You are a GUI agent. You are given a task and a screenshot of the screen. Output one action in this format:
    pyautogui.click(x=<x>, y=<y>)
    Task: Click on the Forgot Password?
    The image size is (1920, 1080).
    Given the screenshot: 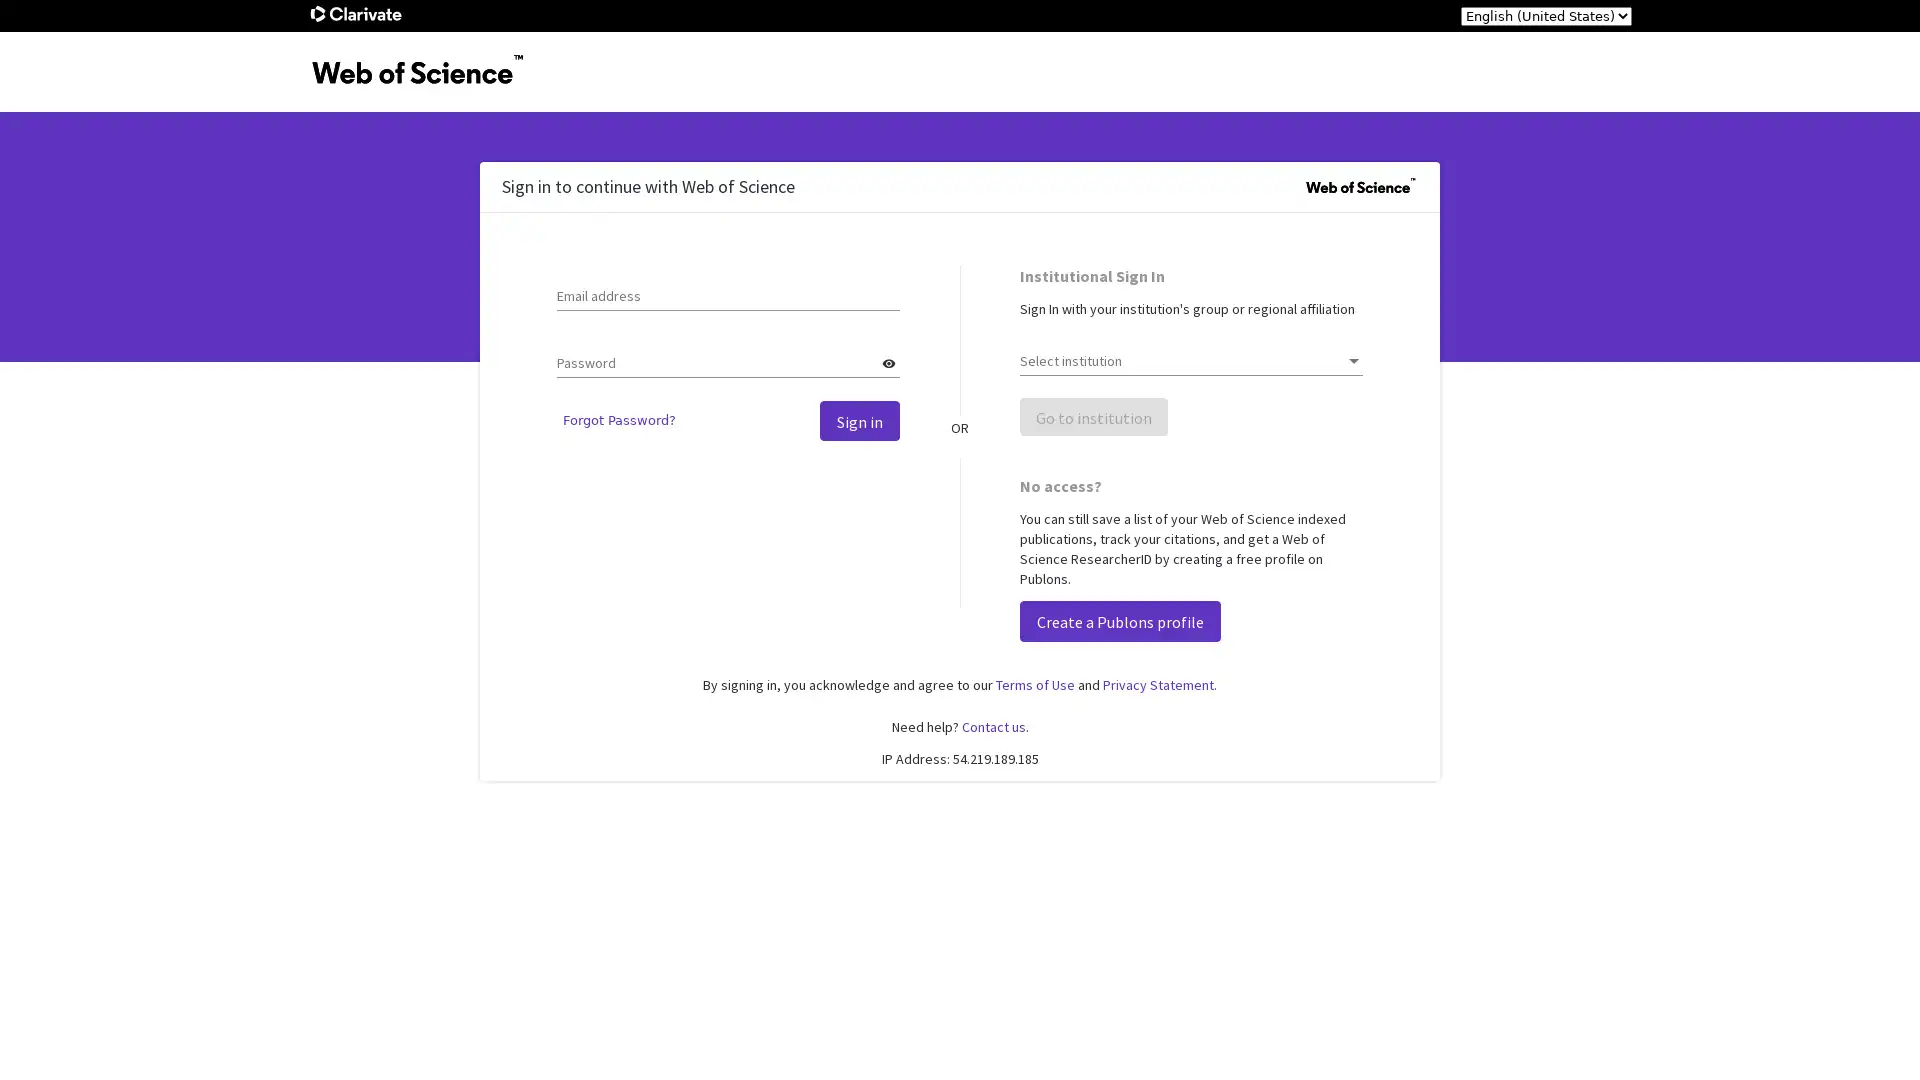 What is the action you would take?
    pyautogui.click(x=617, y=419)
    